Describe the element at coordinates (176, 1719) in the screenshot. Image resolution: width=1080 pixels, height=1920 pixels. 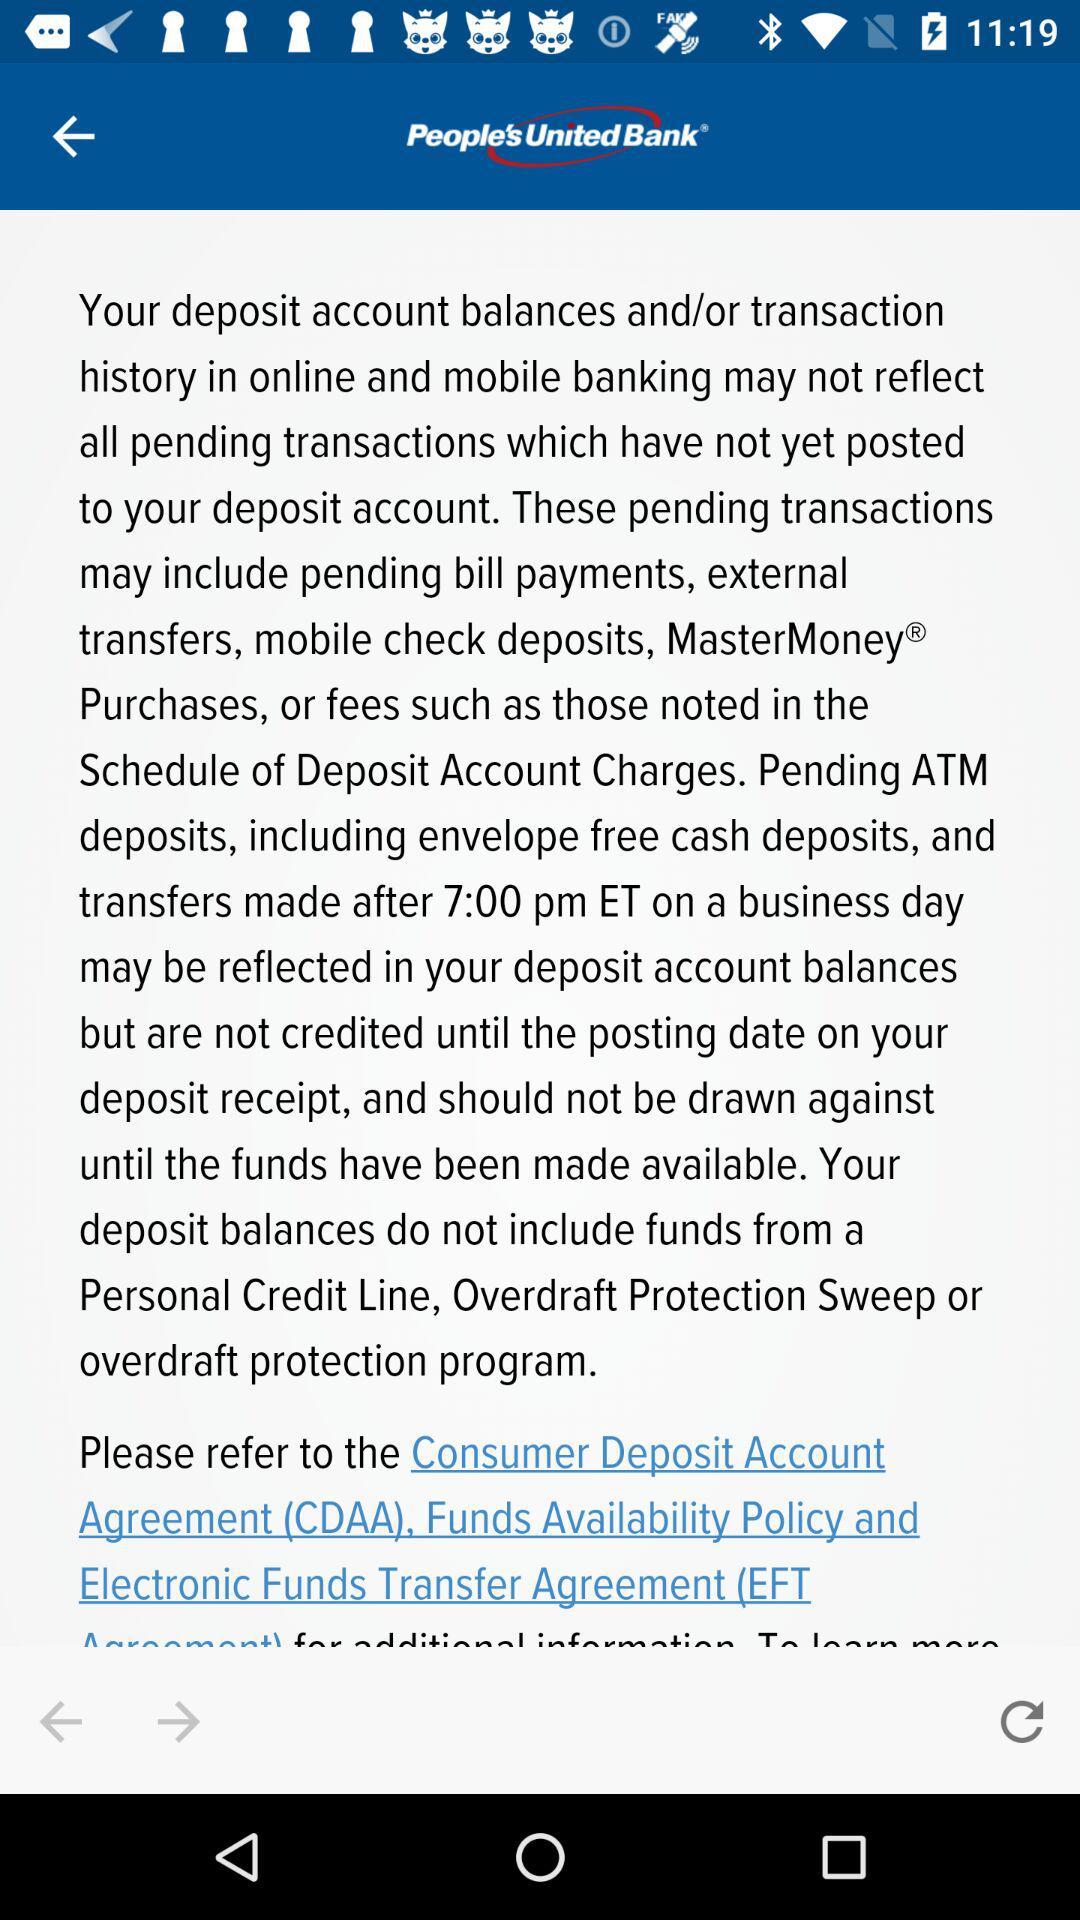
I see `the arrow_forward icon` at that location.